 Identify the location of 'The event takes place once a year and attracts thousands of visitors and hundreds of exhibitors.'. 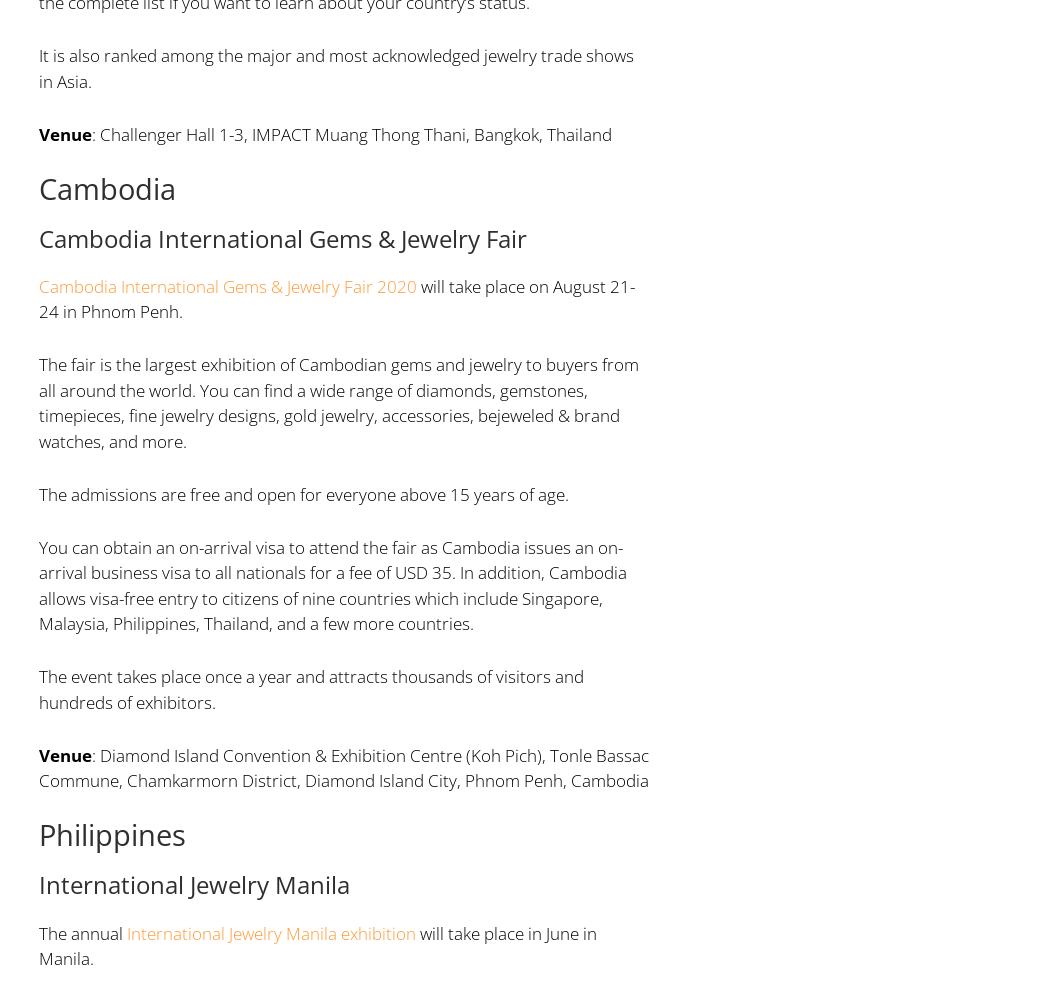
(37, 689).